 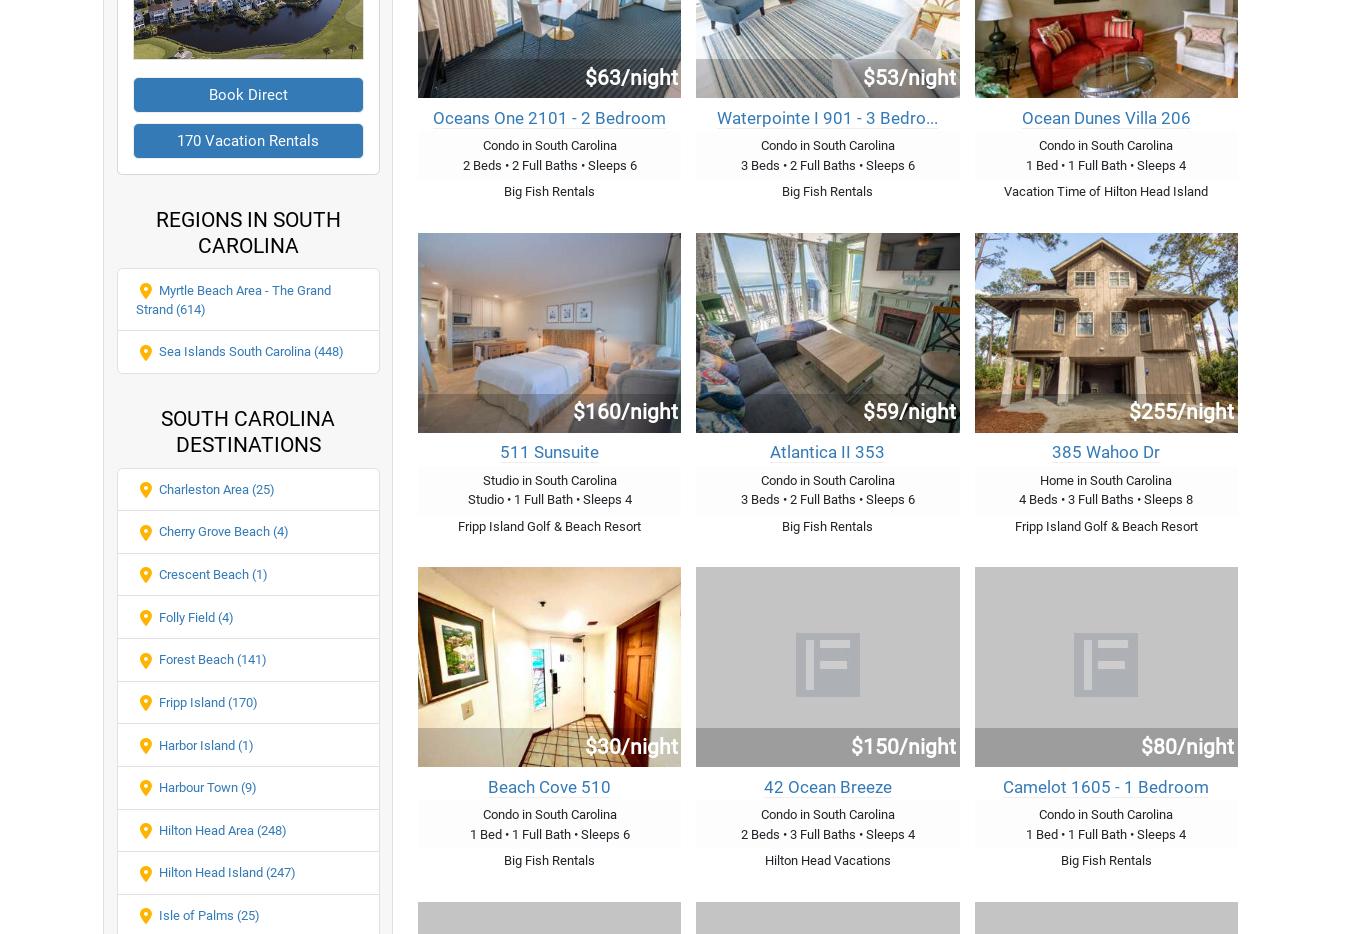 I want to click on 'How can I find a vacation rental manager in South Carolina?', so click(x=158, y=12).